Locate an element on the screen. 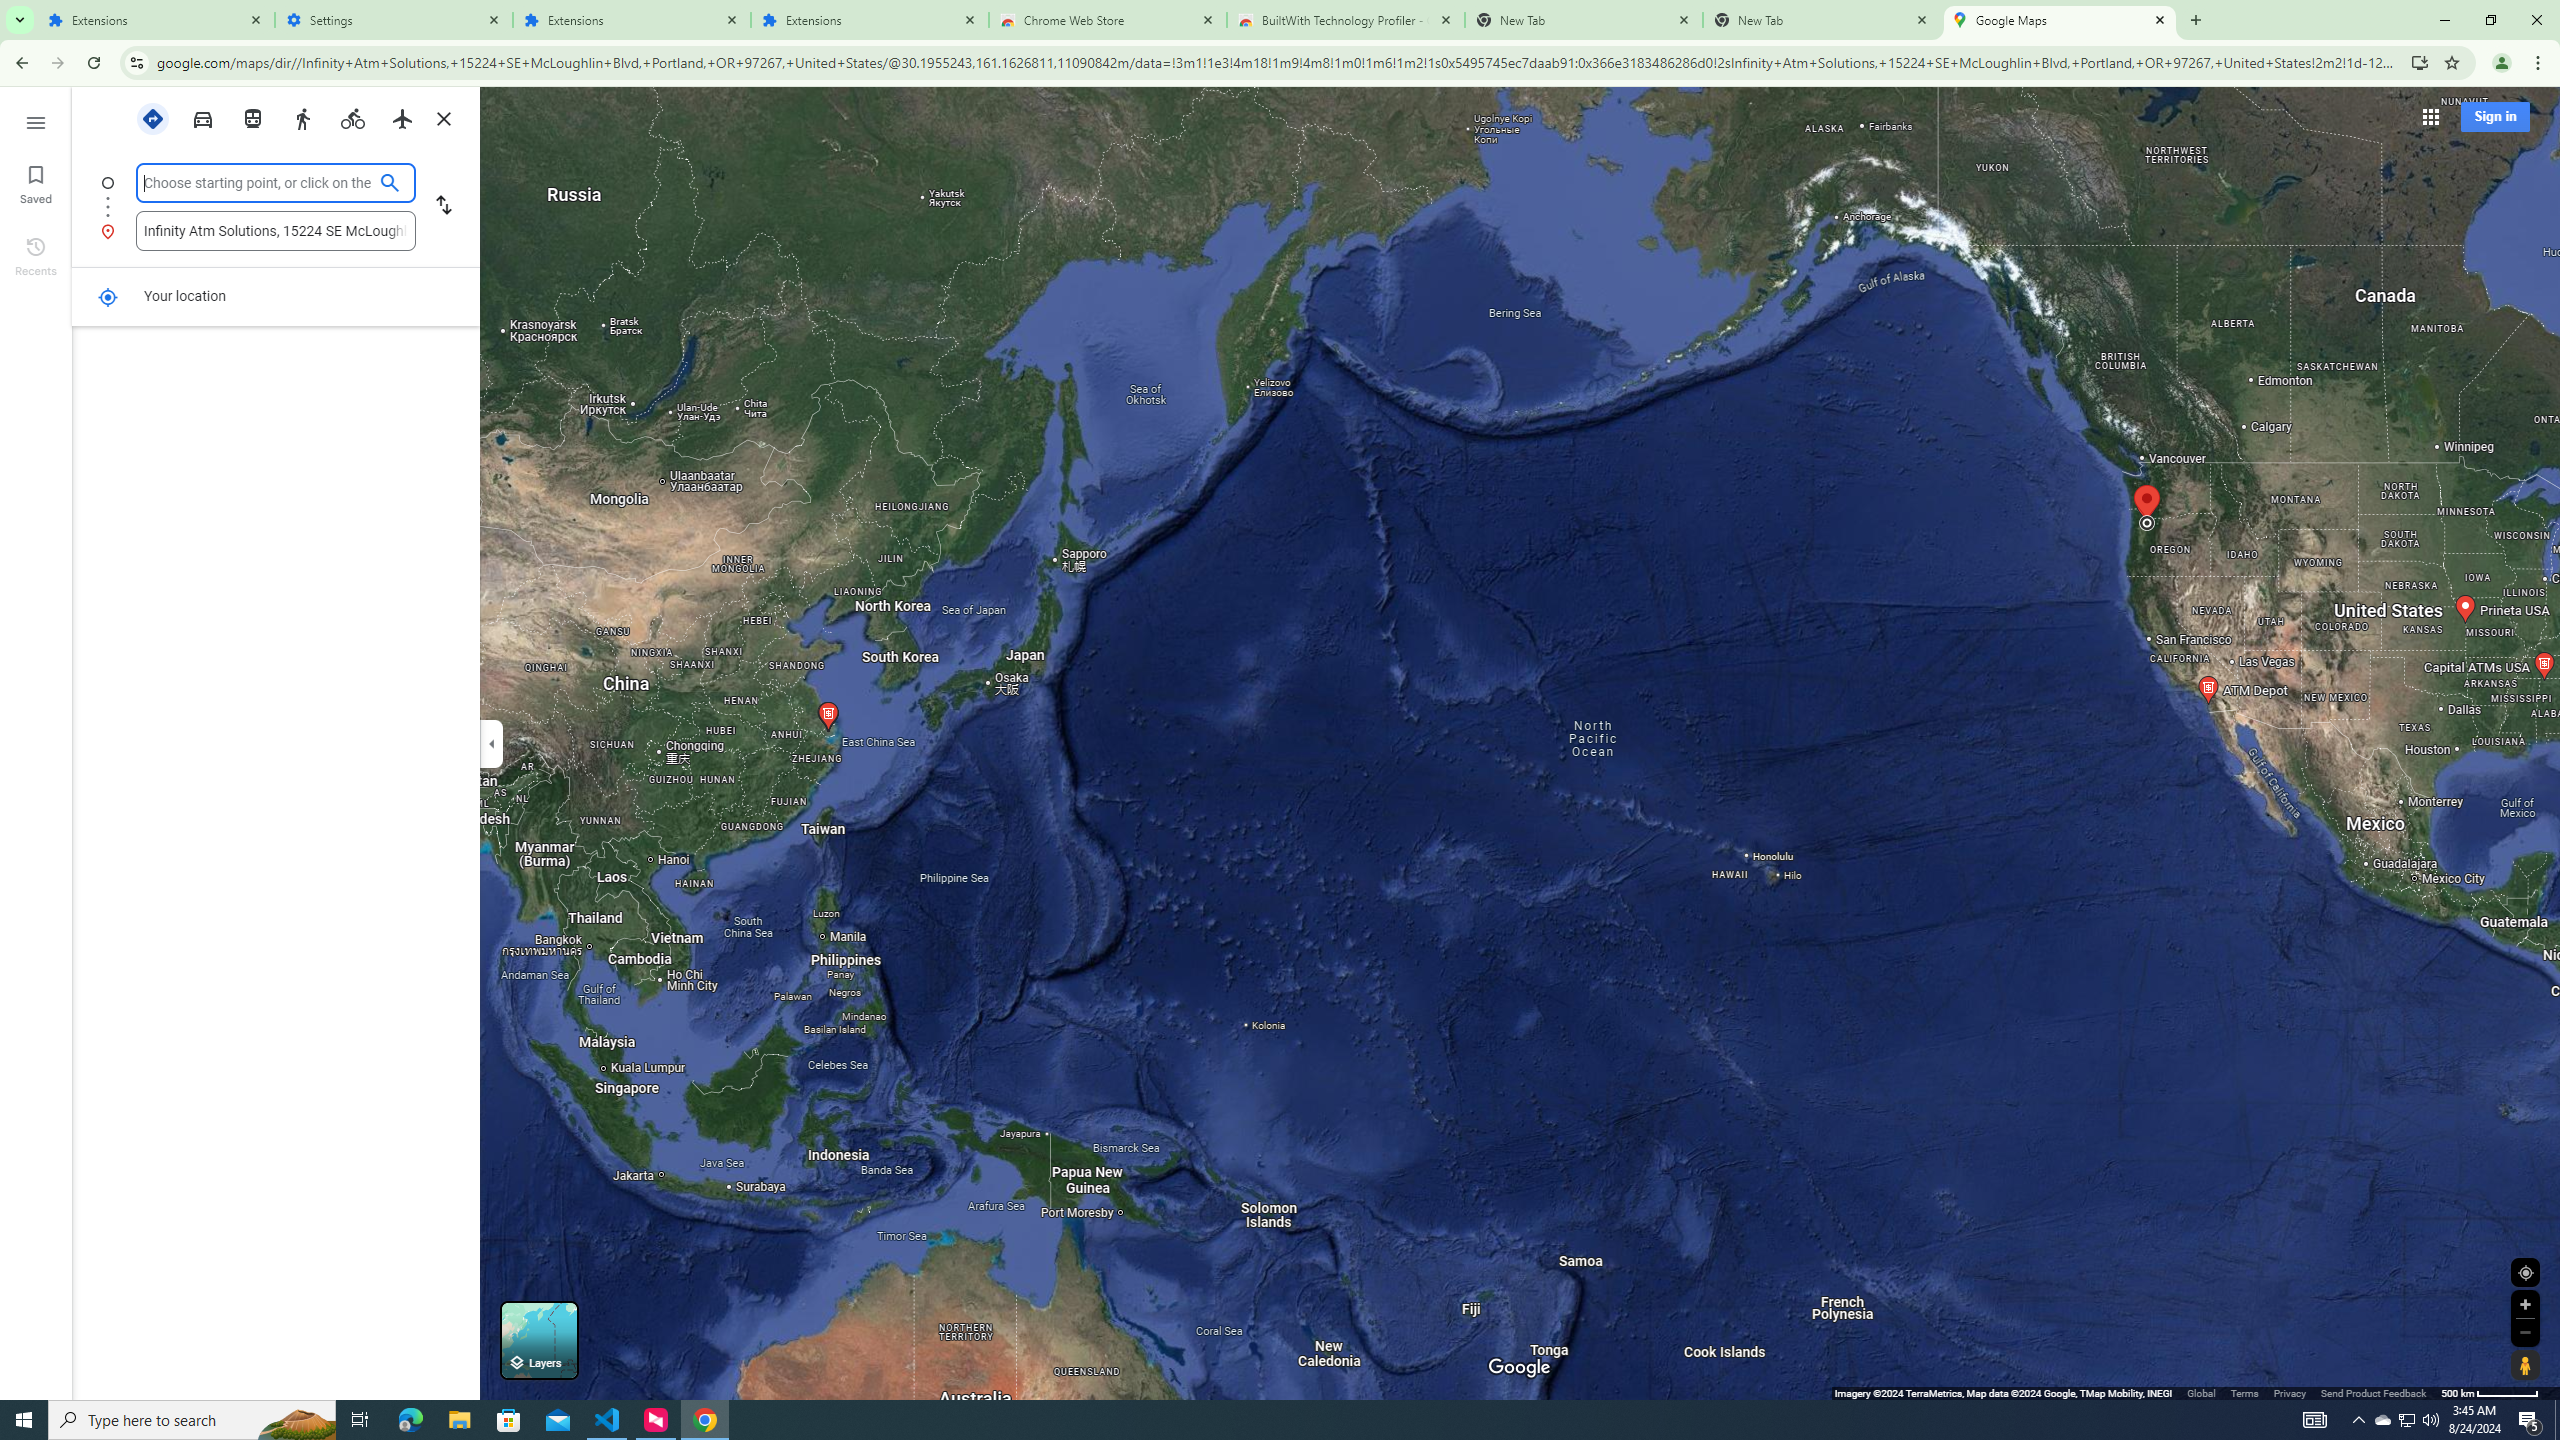 The image size is (2560, 1440). 'You' is located at coordinates (2502, 62).